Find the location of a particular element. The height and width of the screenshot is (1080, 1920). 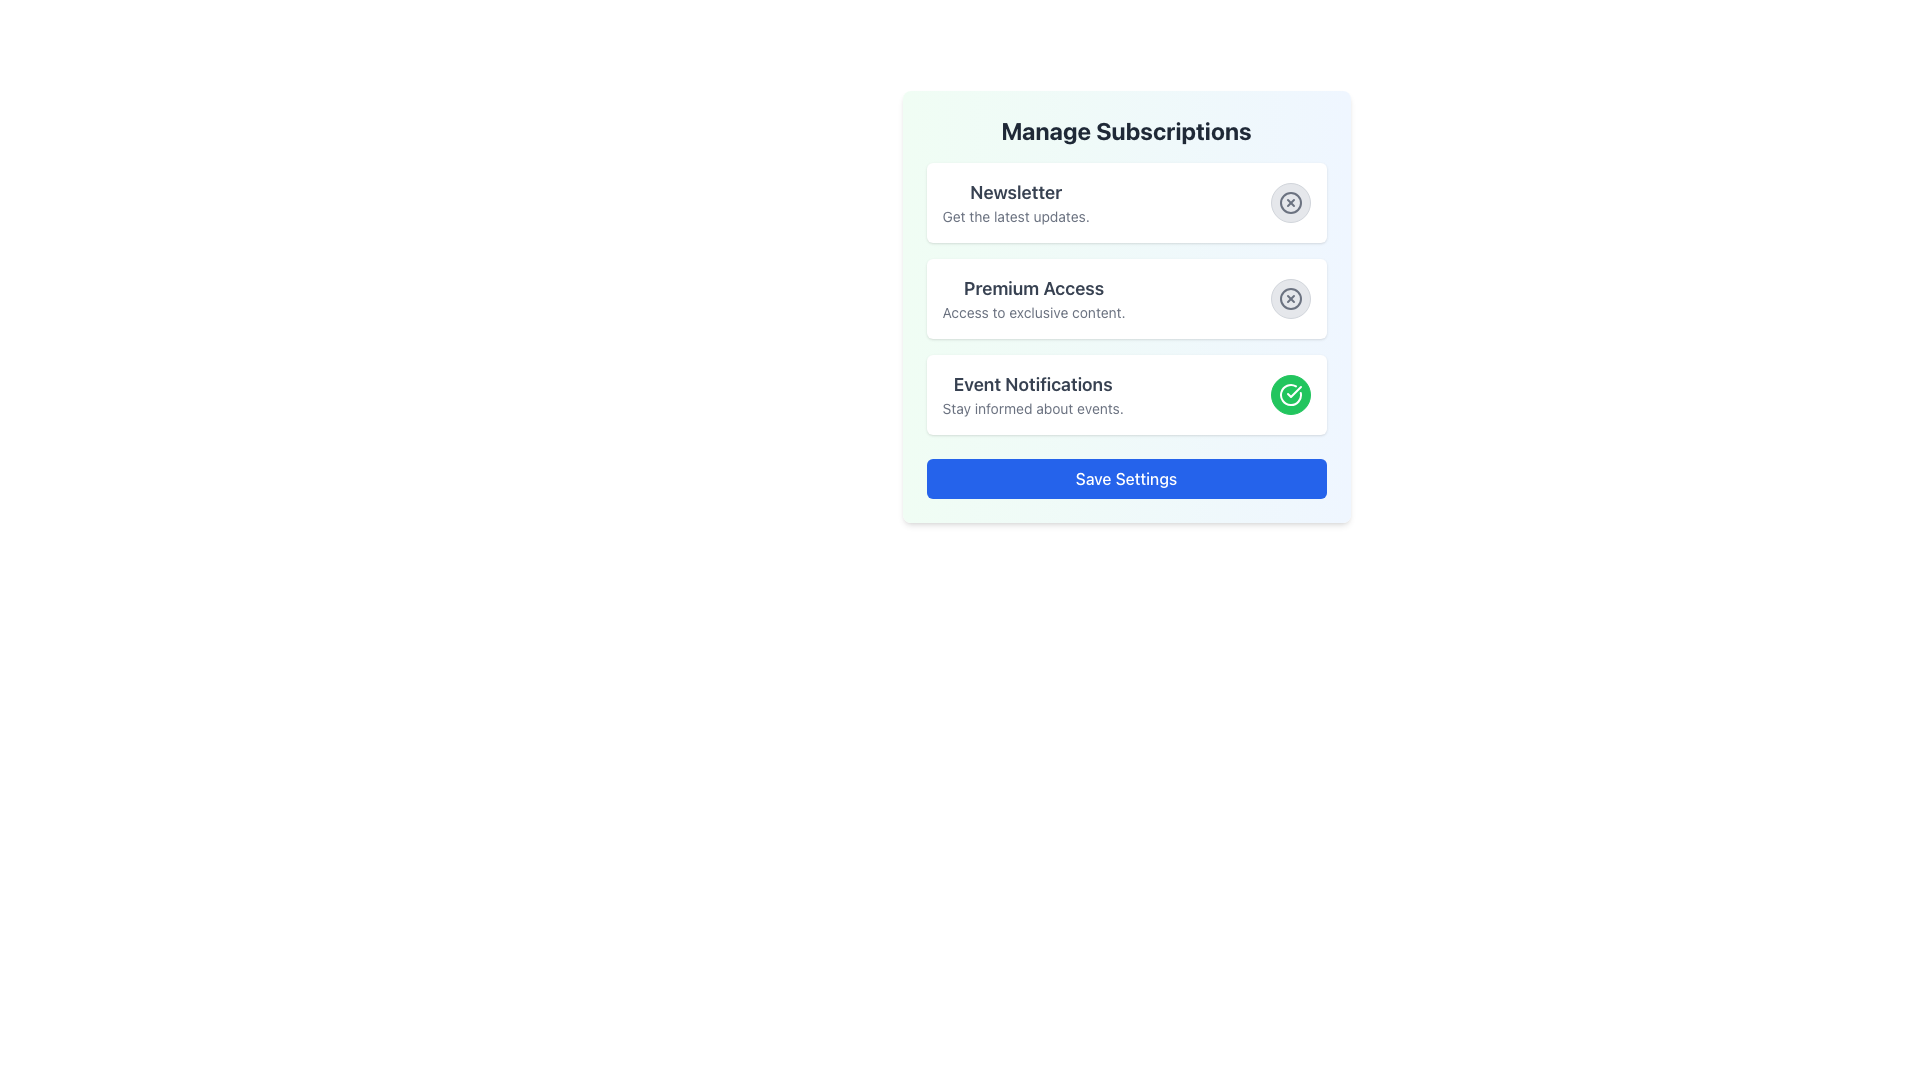

information about the 'Premium Access' subscription option, which is located as the second option in the 'Manage Subscriptions' panel, below 'Newsletter' and above 'Event Notifications' is located at coordinates (1126, 299).